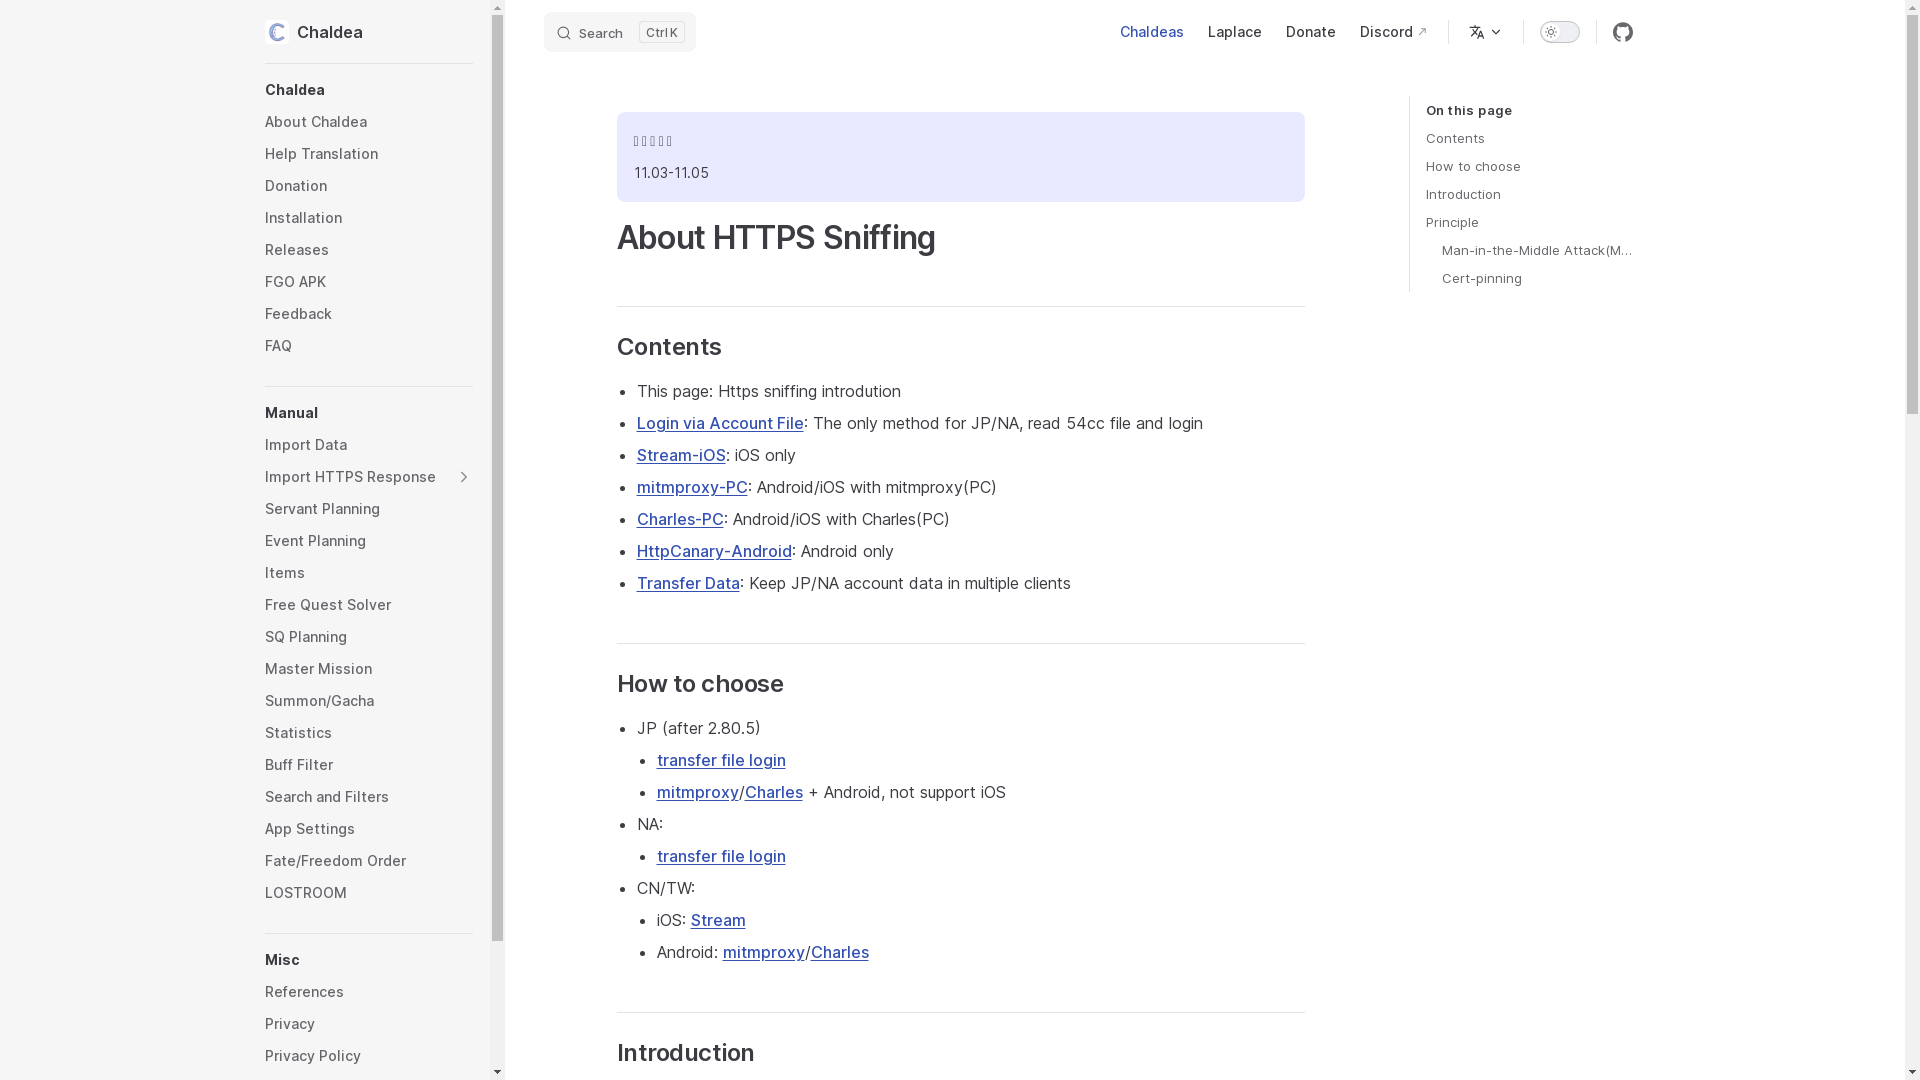 Image resolution: width=1920 pixels, height=1080 pixels. What do you see at coordinates (1152, 31) in the screenshot?
I see `'Chaldeas'` at bounding box center [1152, 31].